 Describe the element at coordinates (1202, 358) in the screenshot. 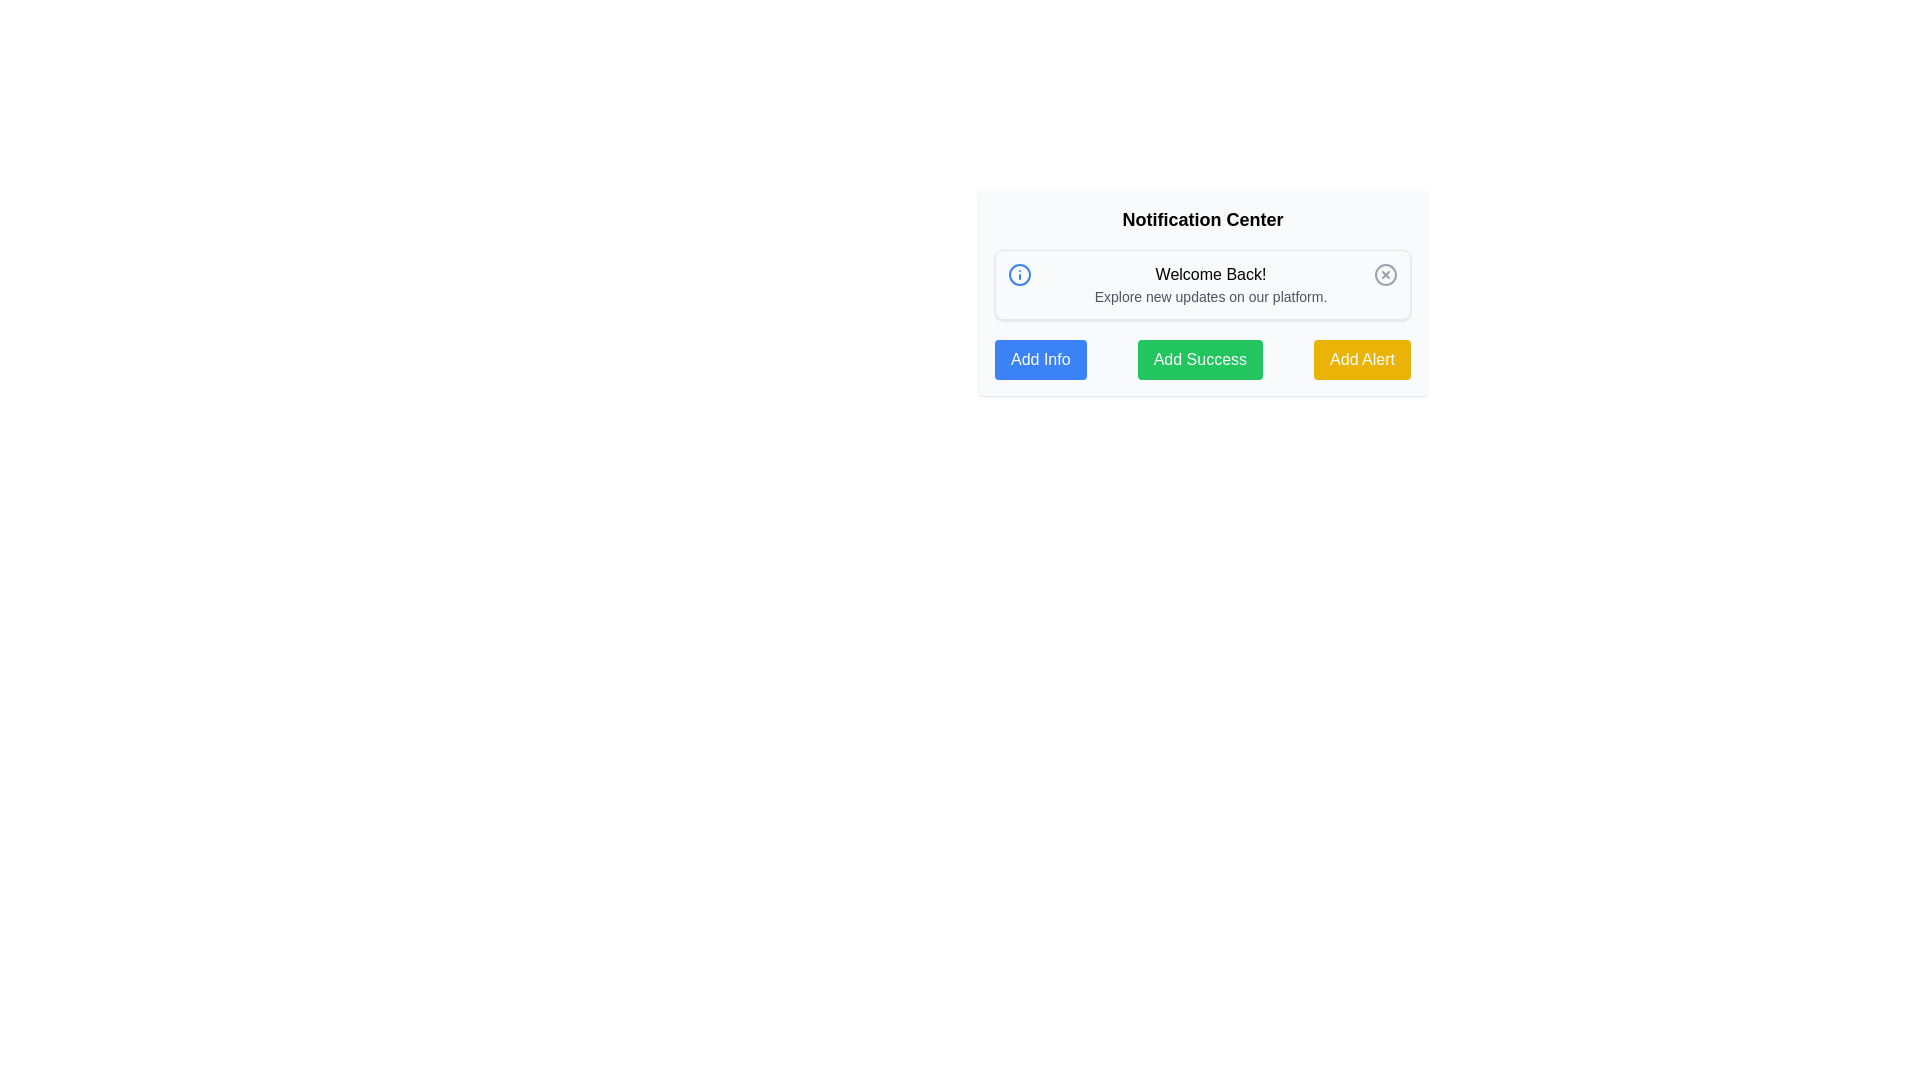

I see `the 'Add Success' button, which is styled with a green background and white text, located under the 'Notification Center' section` at that location.